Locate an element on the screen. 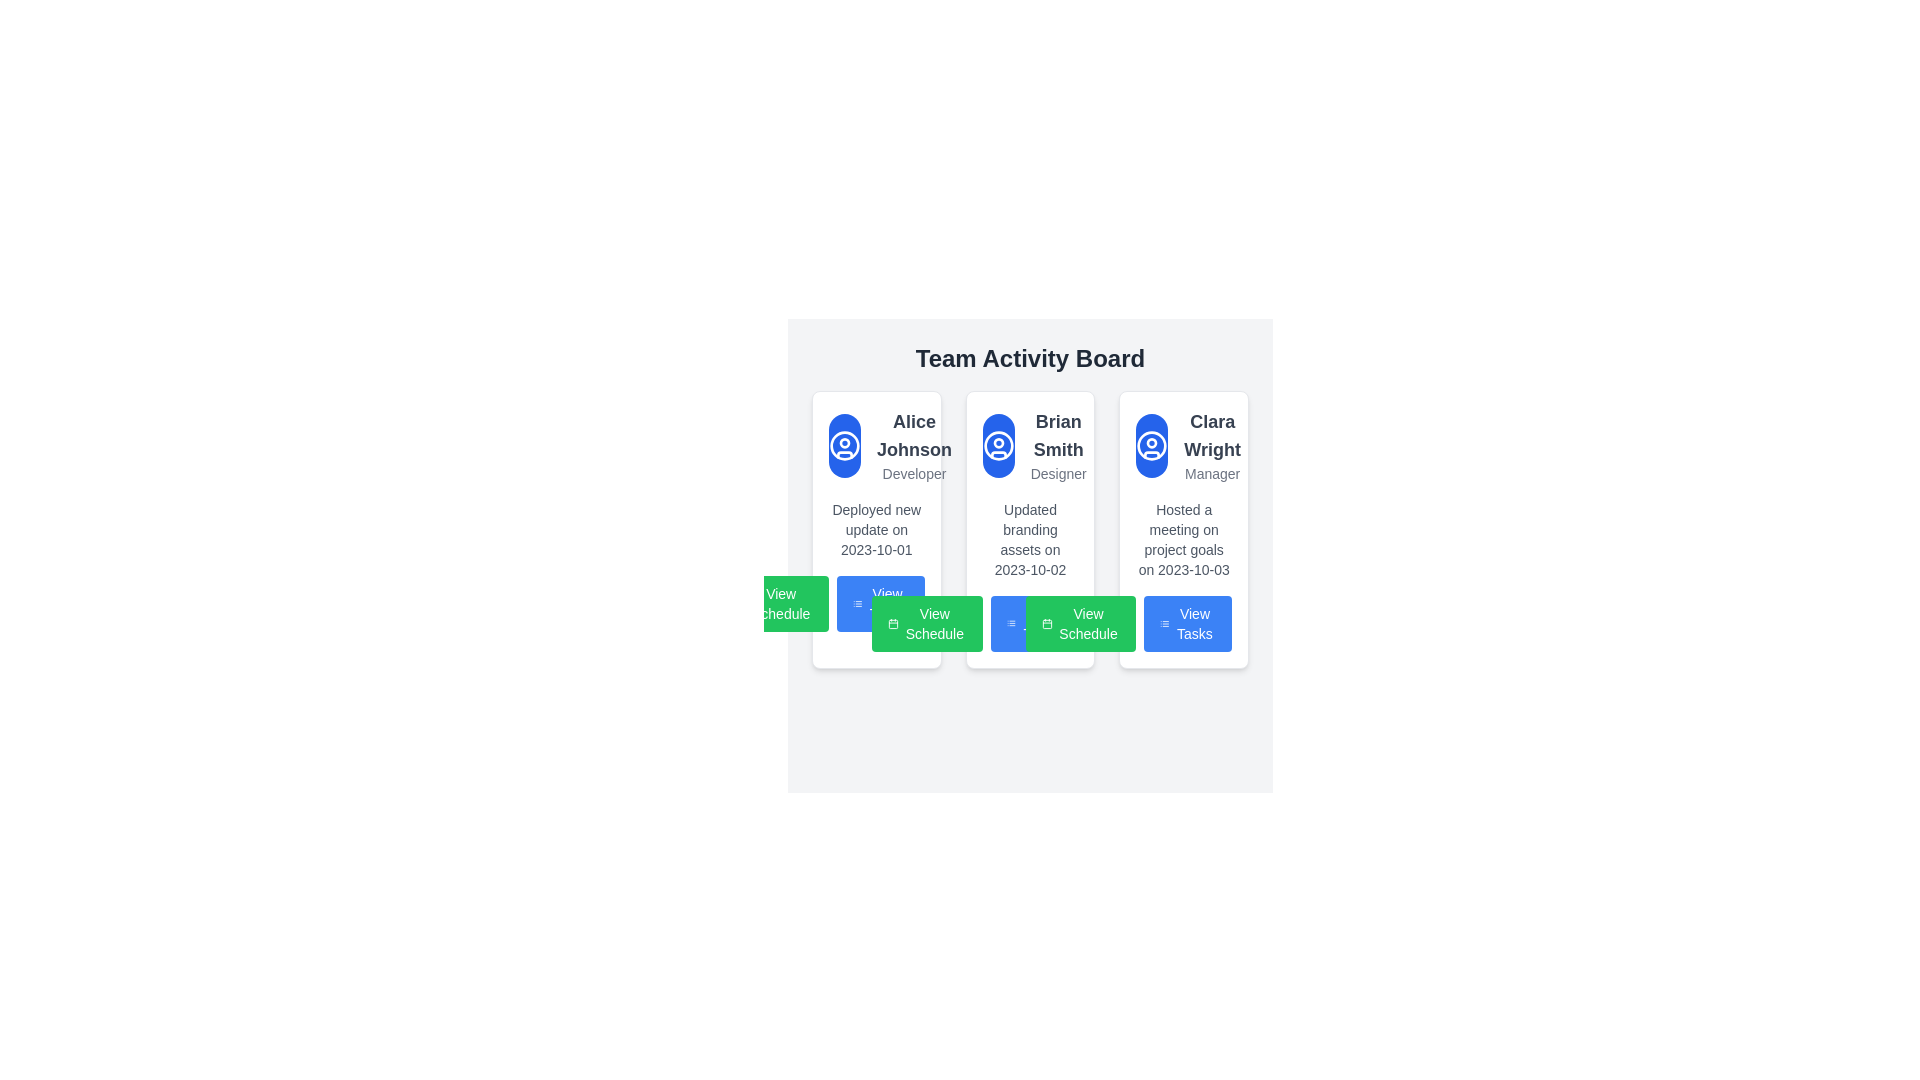 This screenshot has height=1080, width=1920. the Text Display element that indicates the name and professional role of an individual, located in the middle card of the Team Activity Board is located at coordinates (1057, 445).